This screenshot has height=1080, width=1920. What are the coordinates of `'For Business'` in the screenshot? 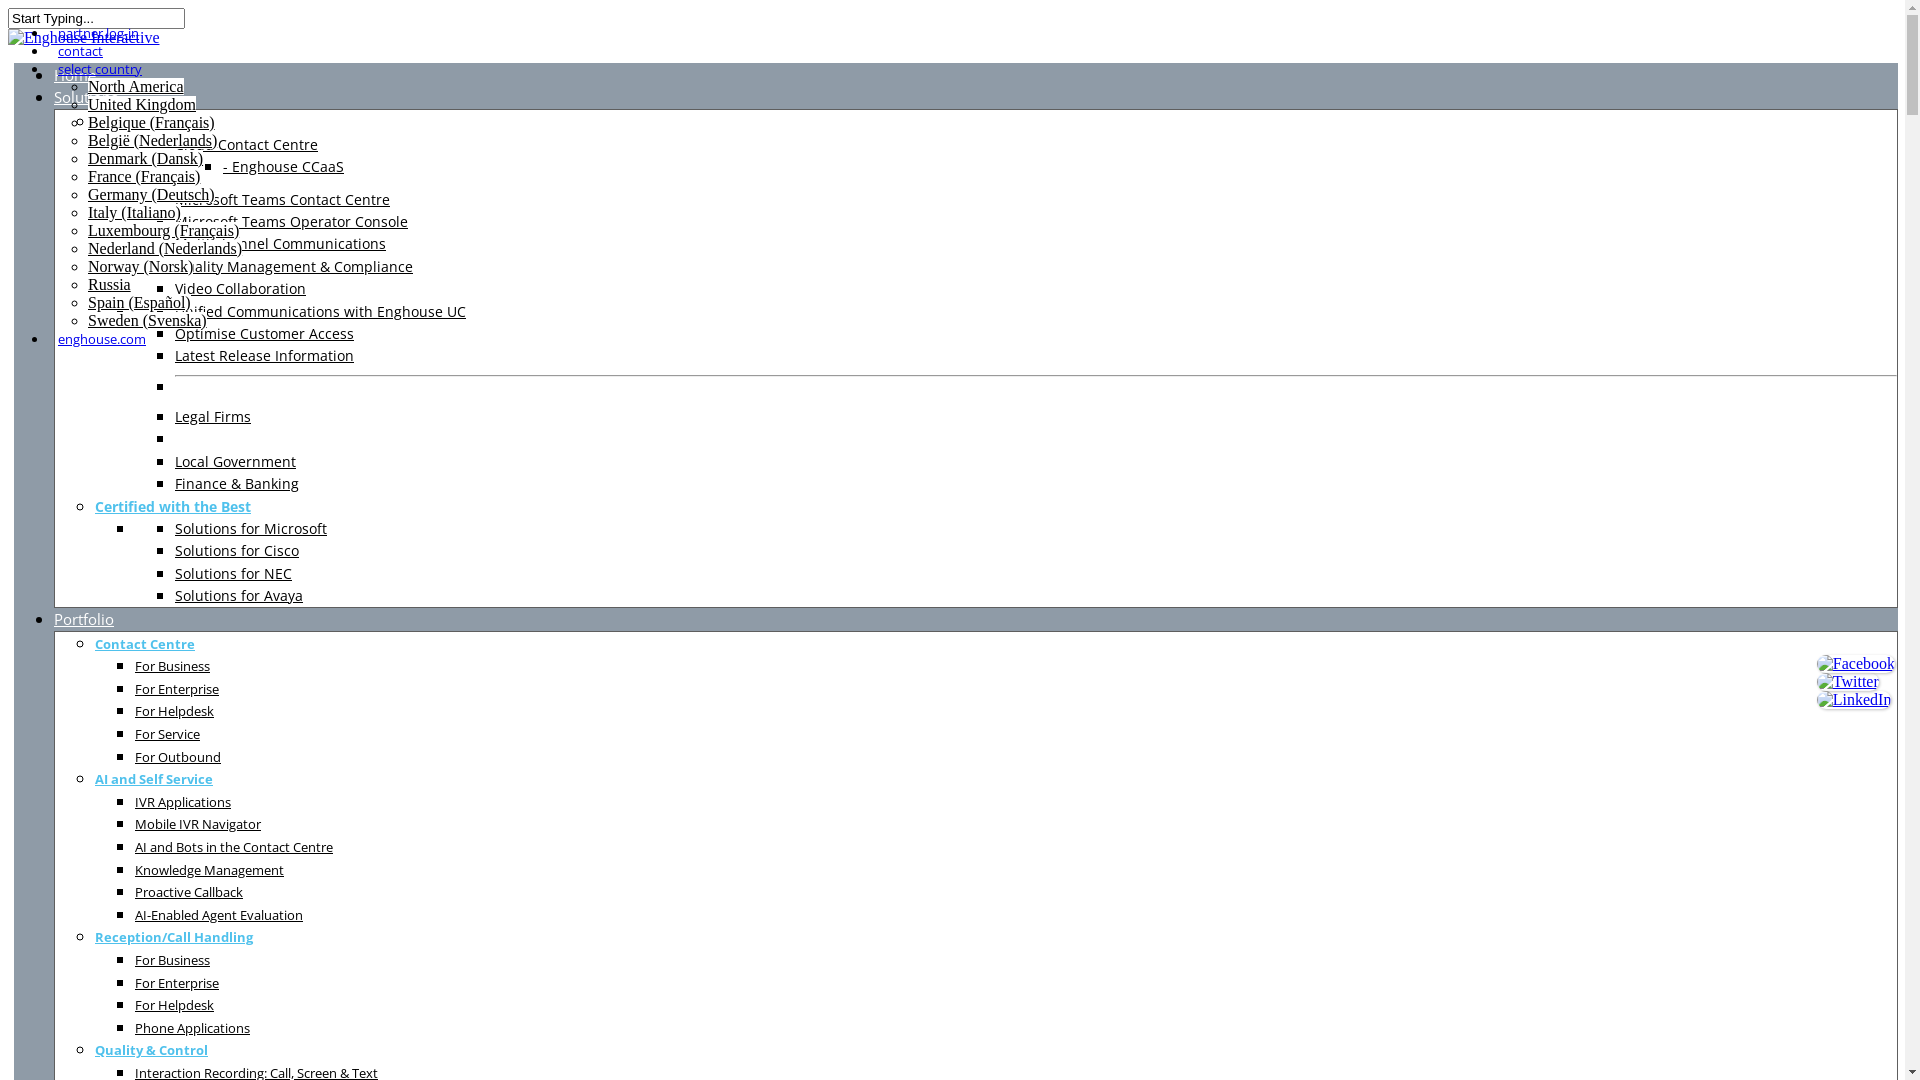 It's located at (172, 665).